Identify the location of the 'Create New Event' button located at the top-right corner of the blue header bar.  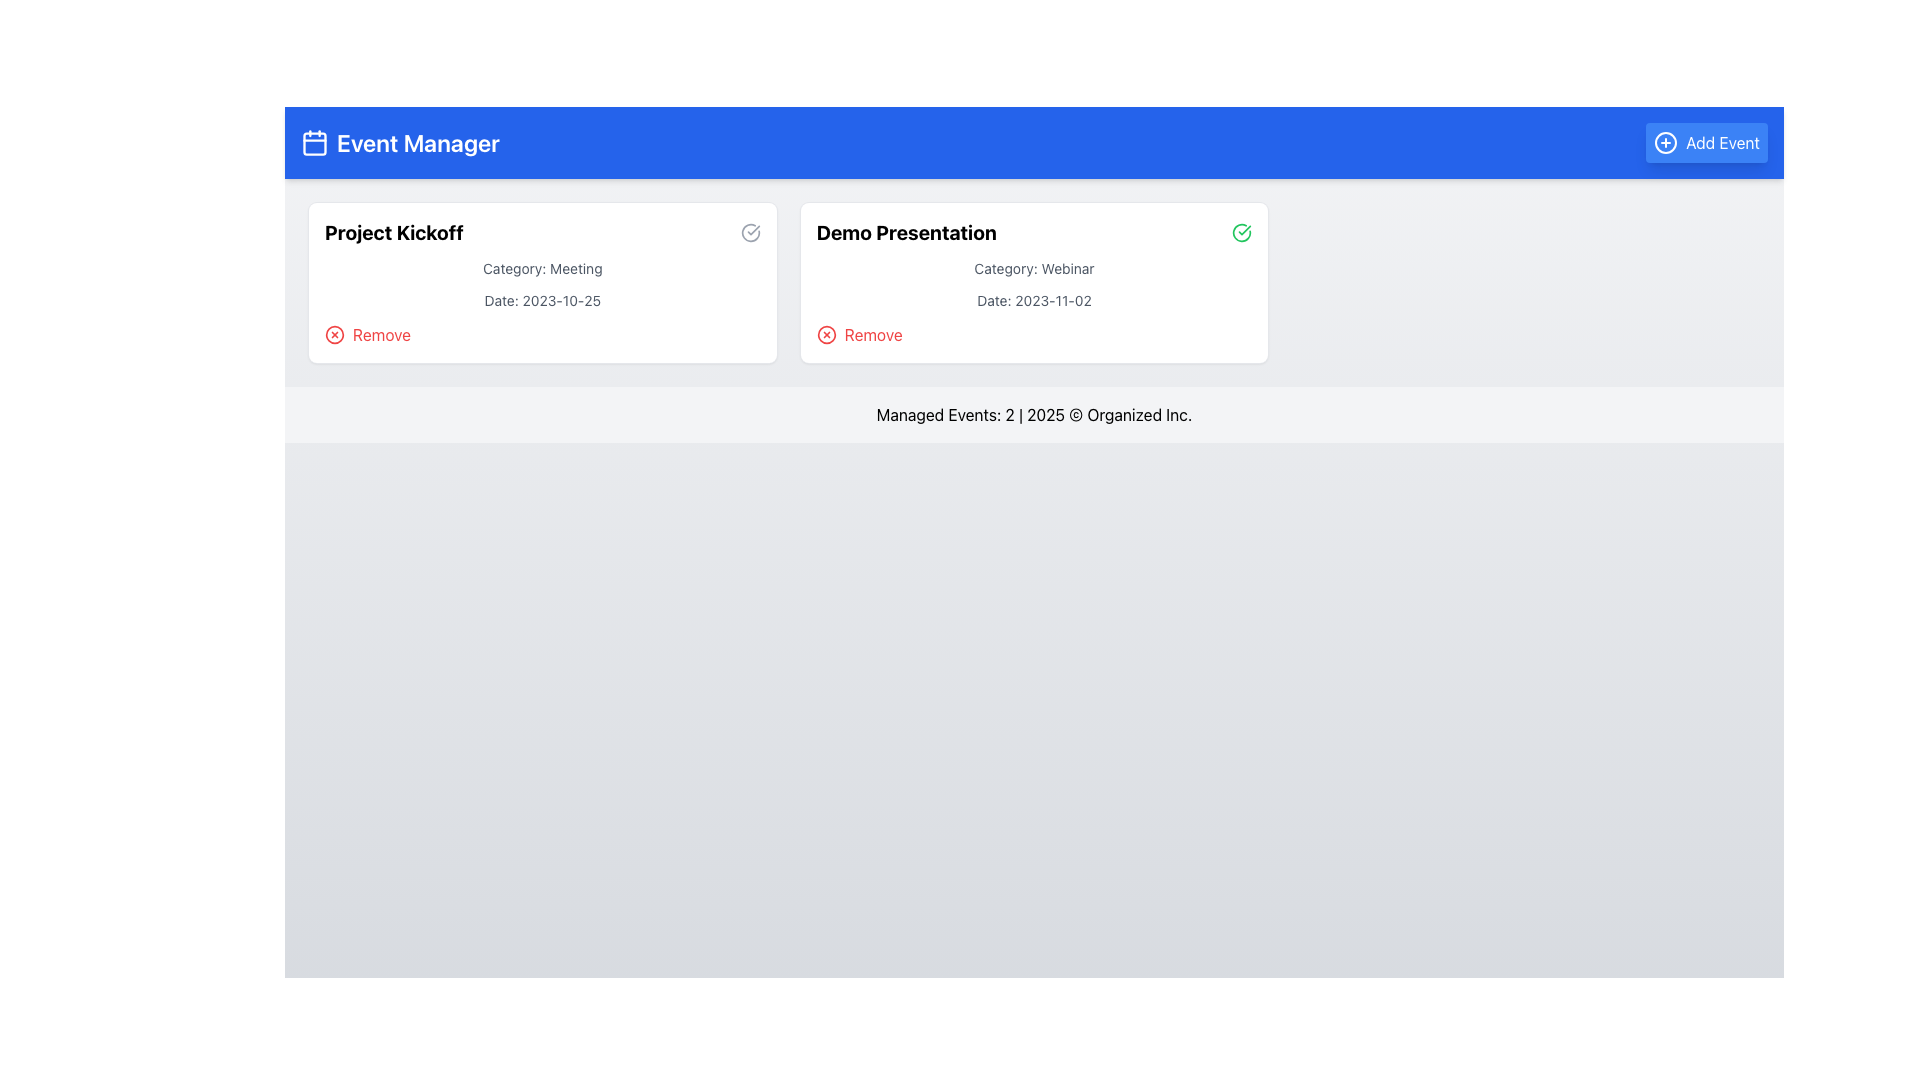
(1706, 141).